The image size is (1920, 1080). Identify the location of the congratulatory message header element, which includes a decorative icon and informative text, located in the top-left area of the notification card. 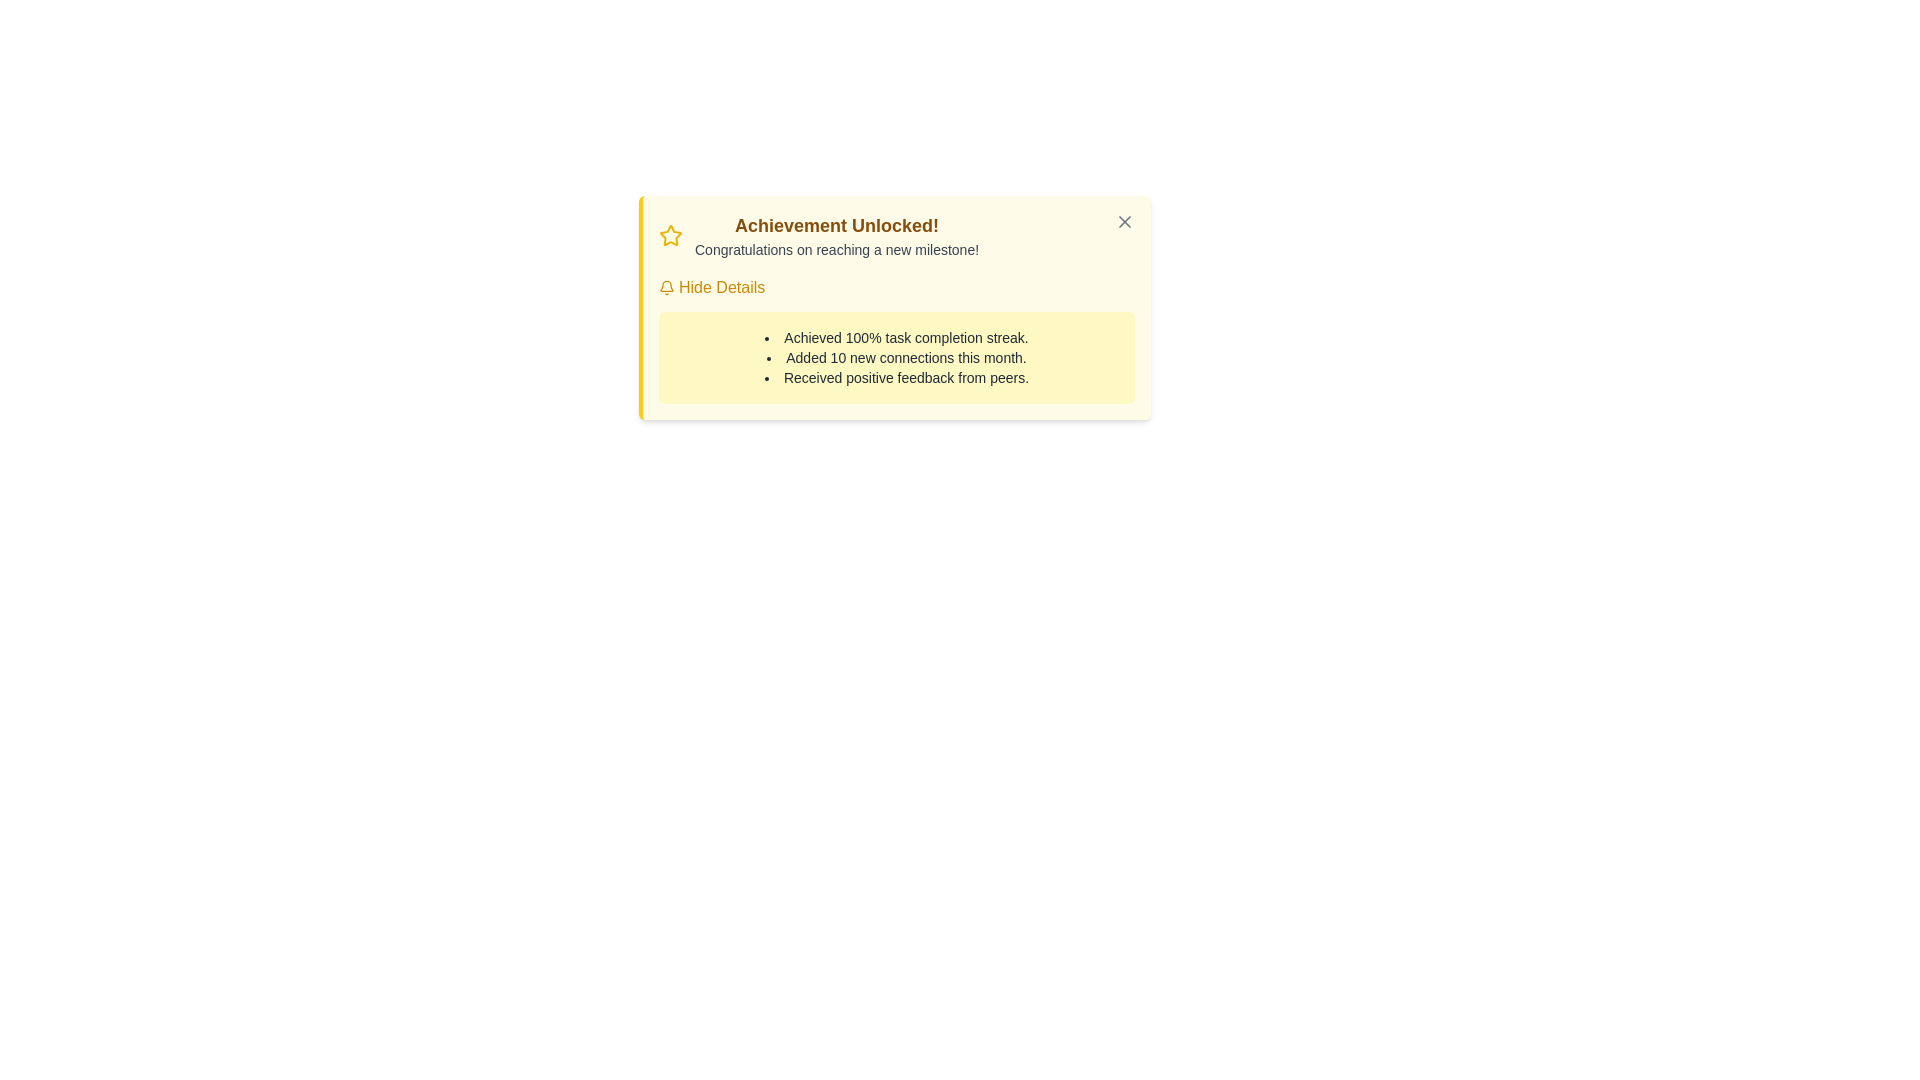
(819, 234).